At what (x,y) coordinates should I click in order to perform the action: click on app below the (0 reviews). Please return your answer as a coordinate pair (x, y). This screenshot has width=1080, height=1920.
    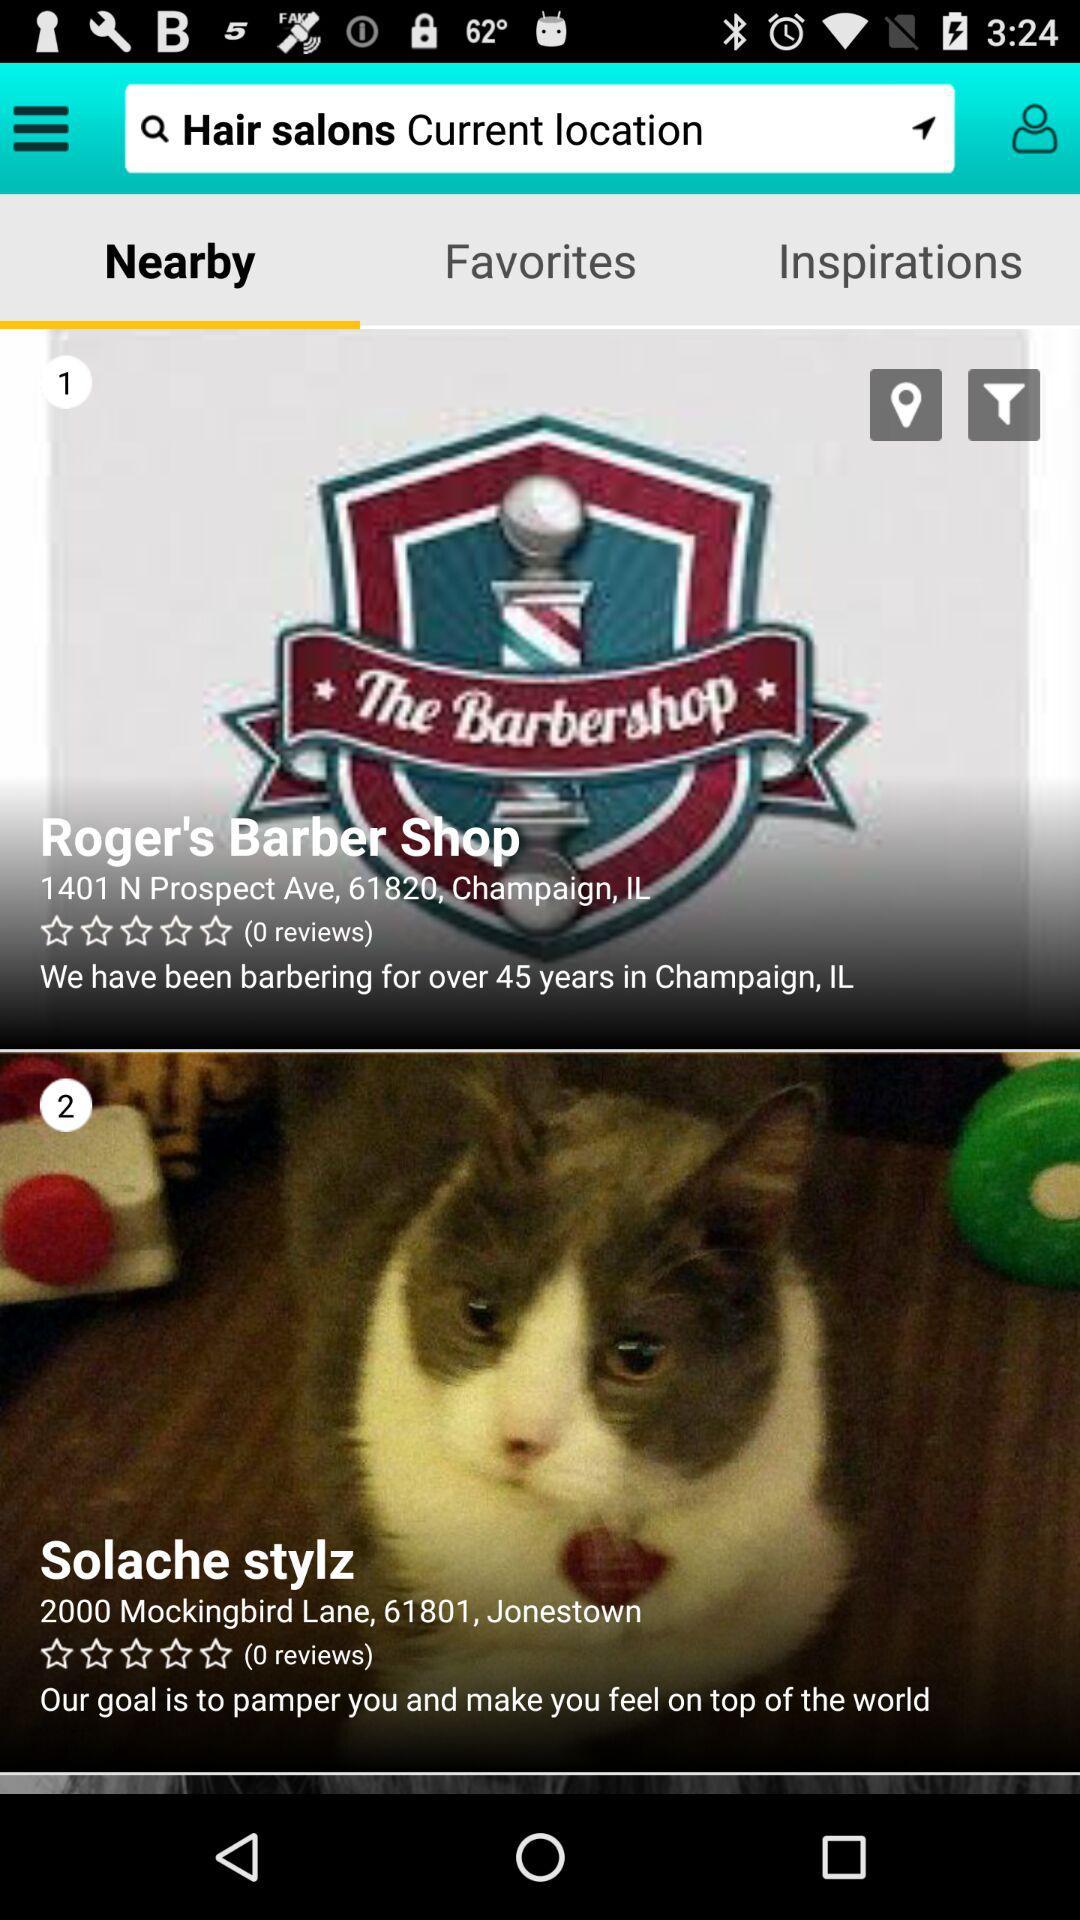
    Looking at the image, I should click on (540, 1697).